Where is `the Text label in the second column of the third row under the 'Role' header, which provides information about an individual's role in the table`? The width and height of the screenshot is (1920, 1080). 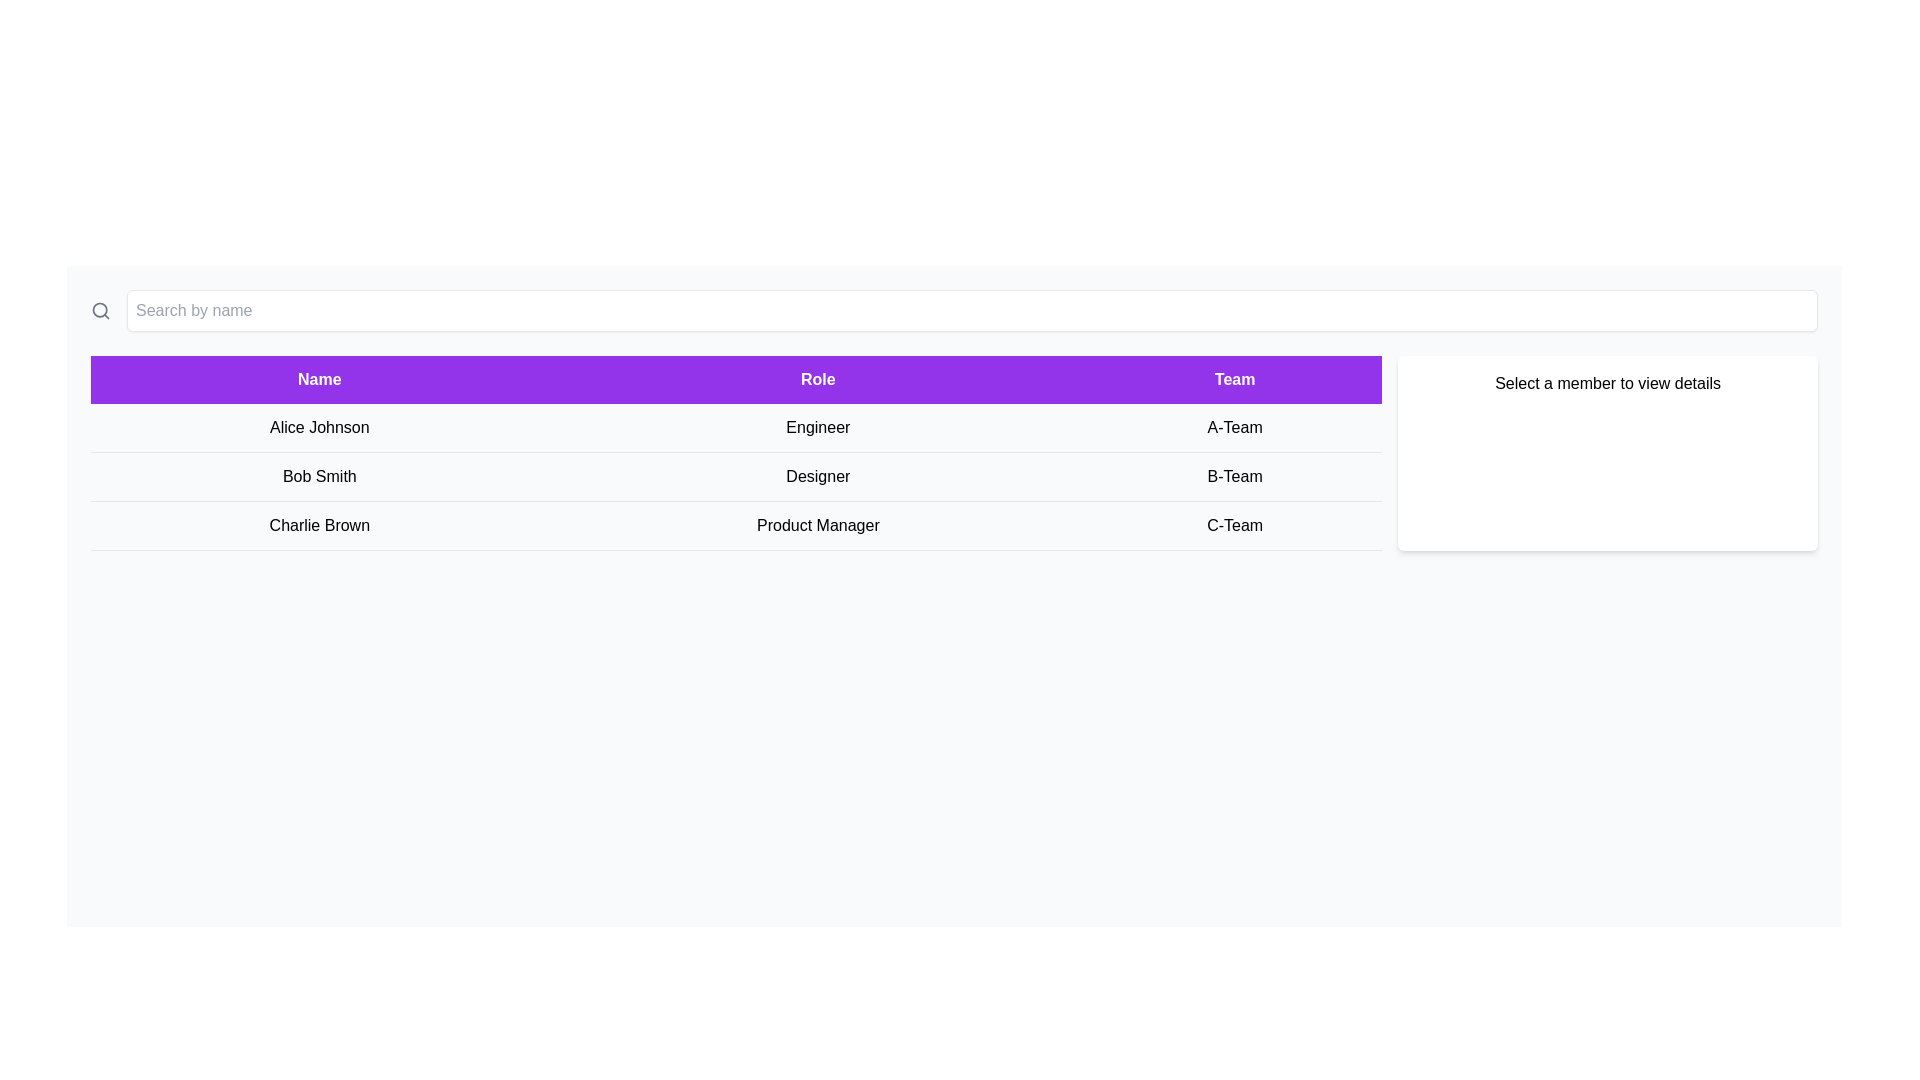 the Text label in the second column of the third row under the 'Role' header, which provides information about an individual's role in the table is located at coordinates (818, 524).